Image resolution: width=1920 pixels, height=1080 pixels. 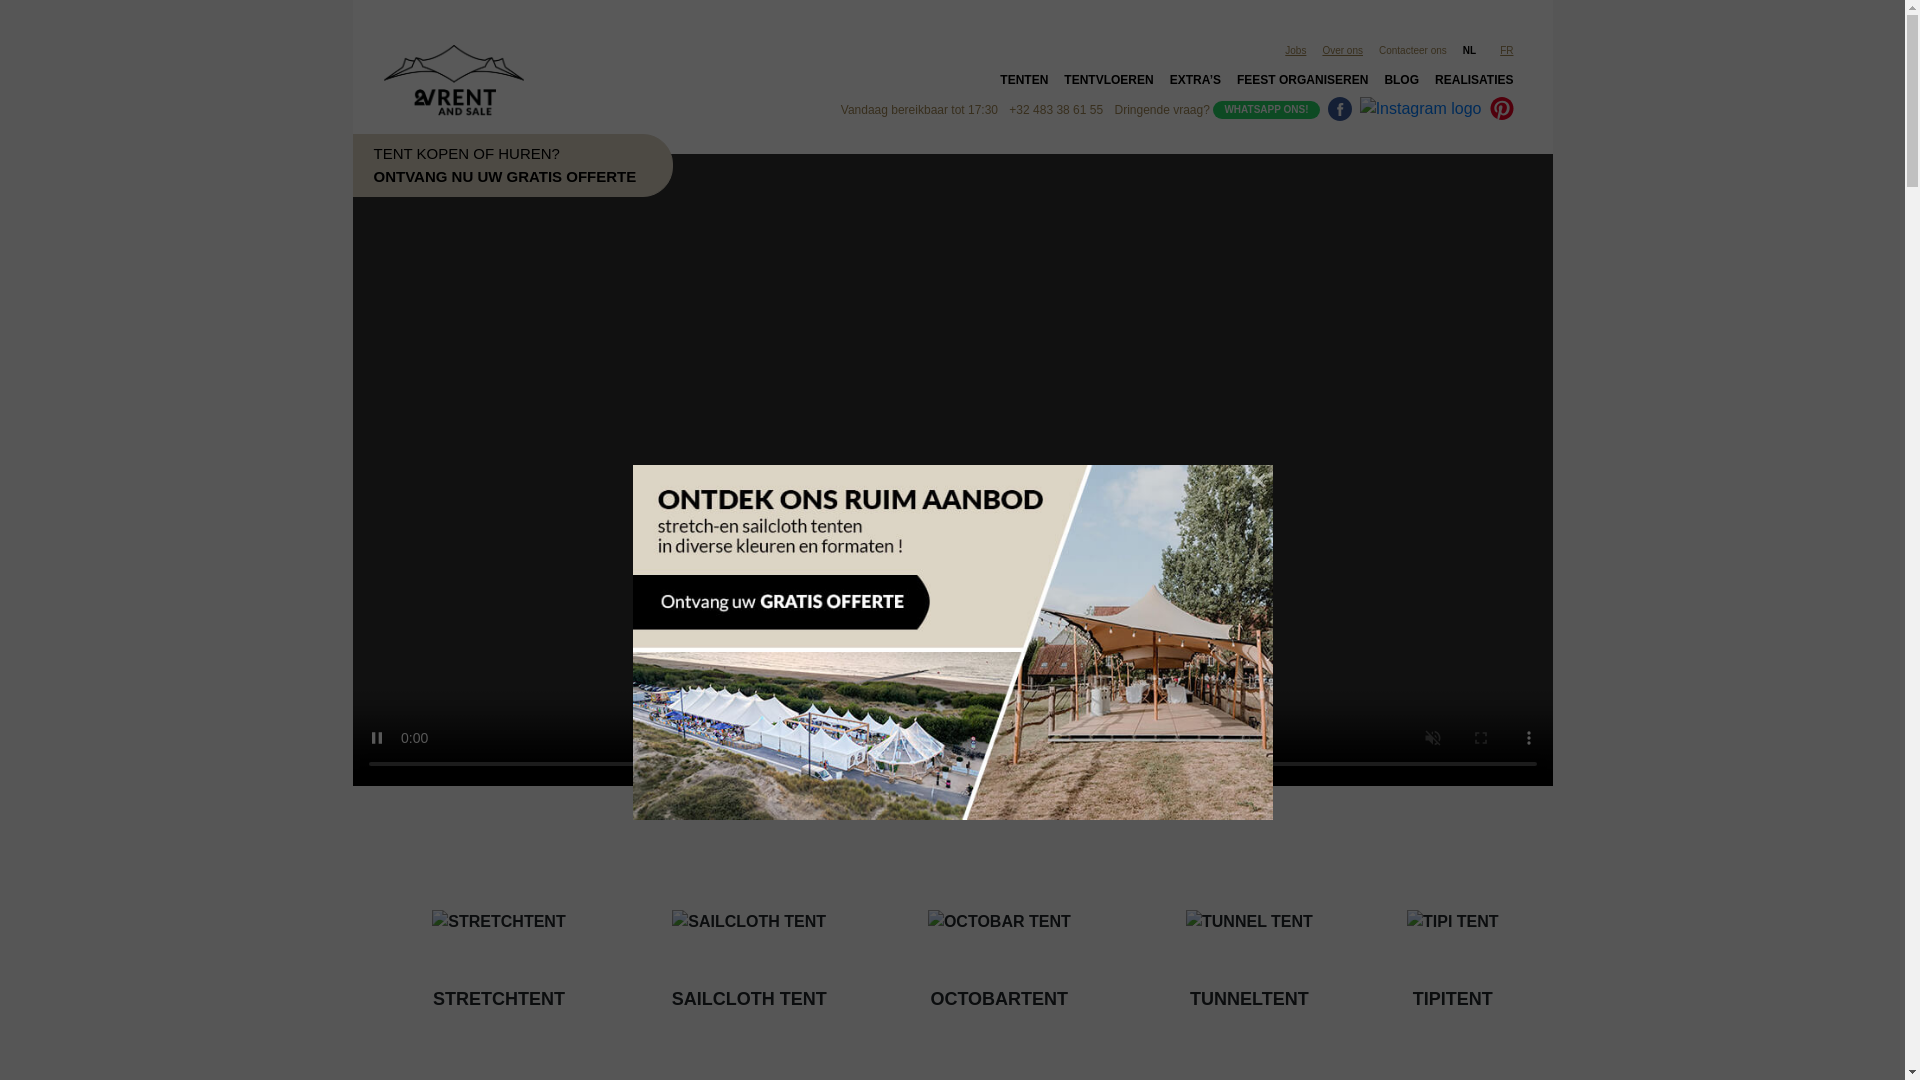 What do you see at coordinates (1473, 83) in the screenshot?
I see `'REALISATIES'` at bounding box center [1473, 83].